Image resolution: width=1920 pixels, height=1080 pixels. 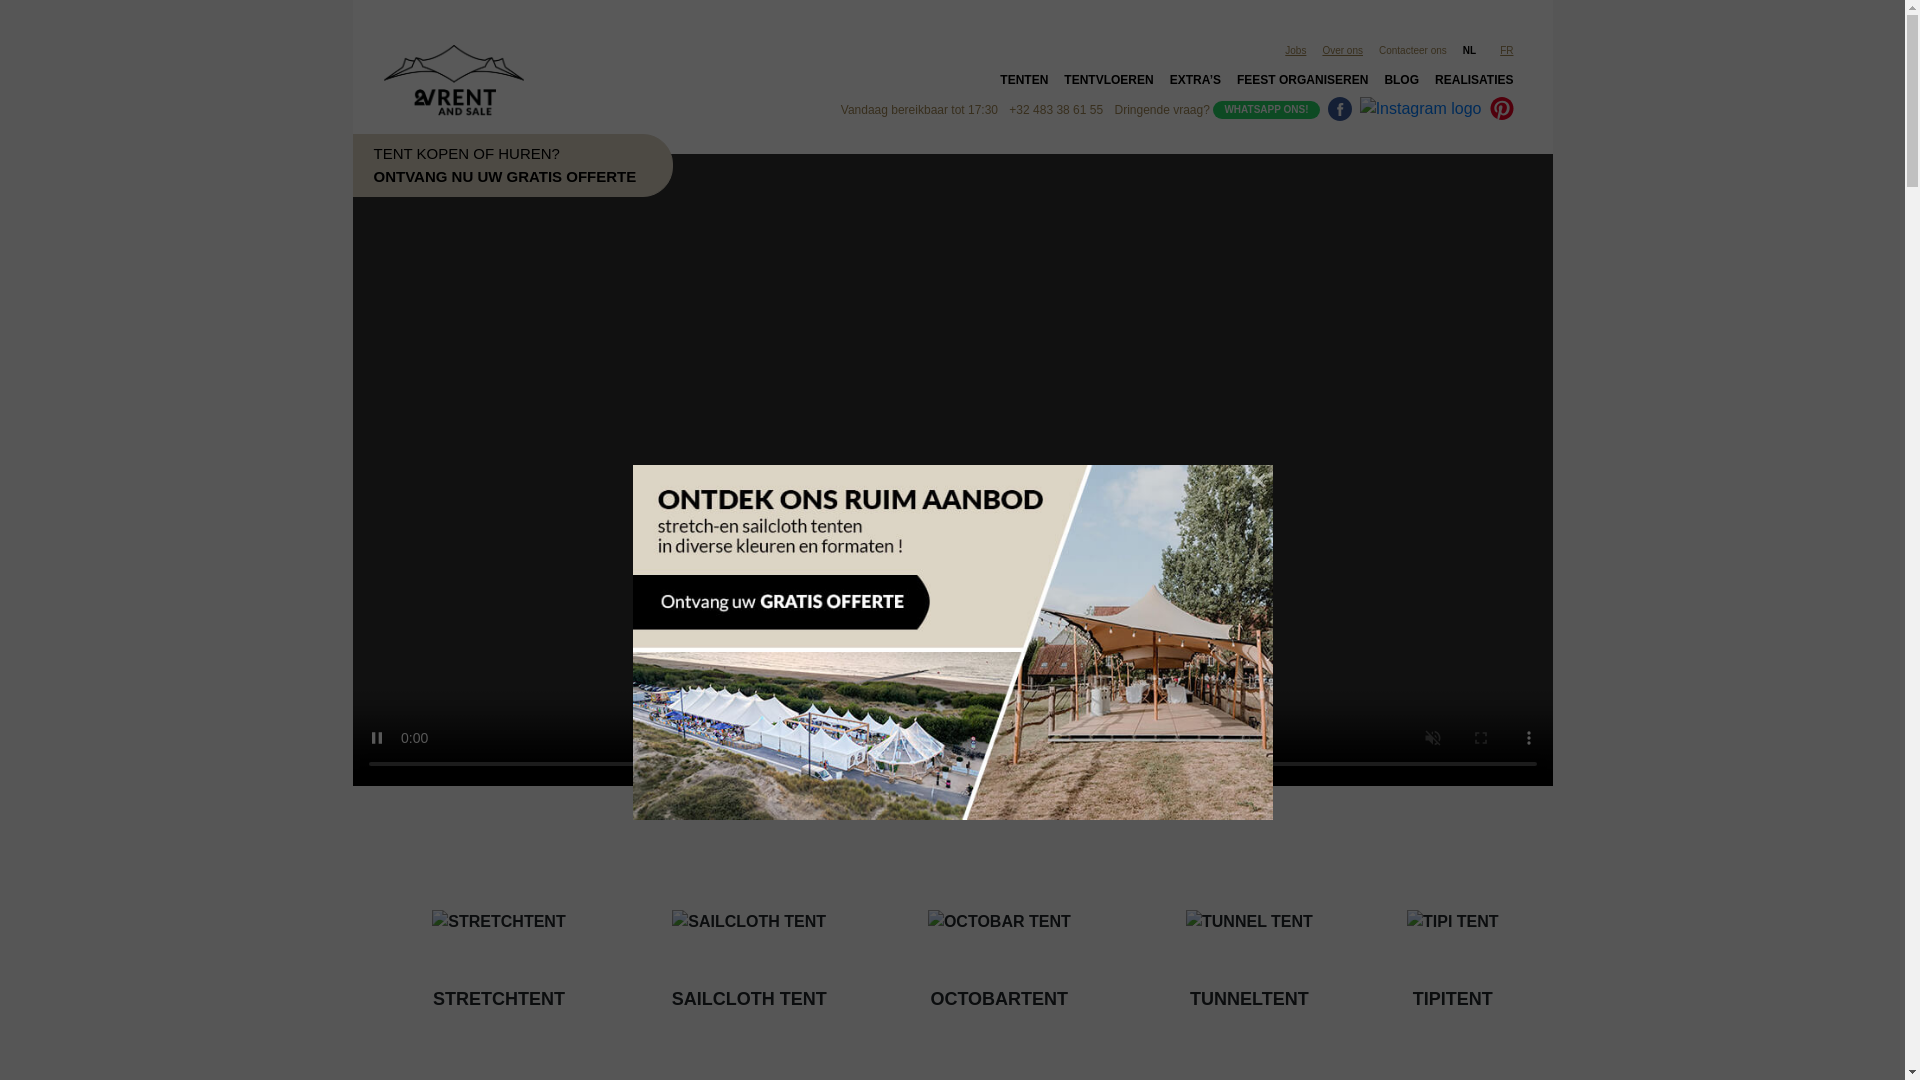 What do you see at coordinates (1473, 83) in the screenshot?
I see `'REALISATIES'` at bounding box center [1473, 83].